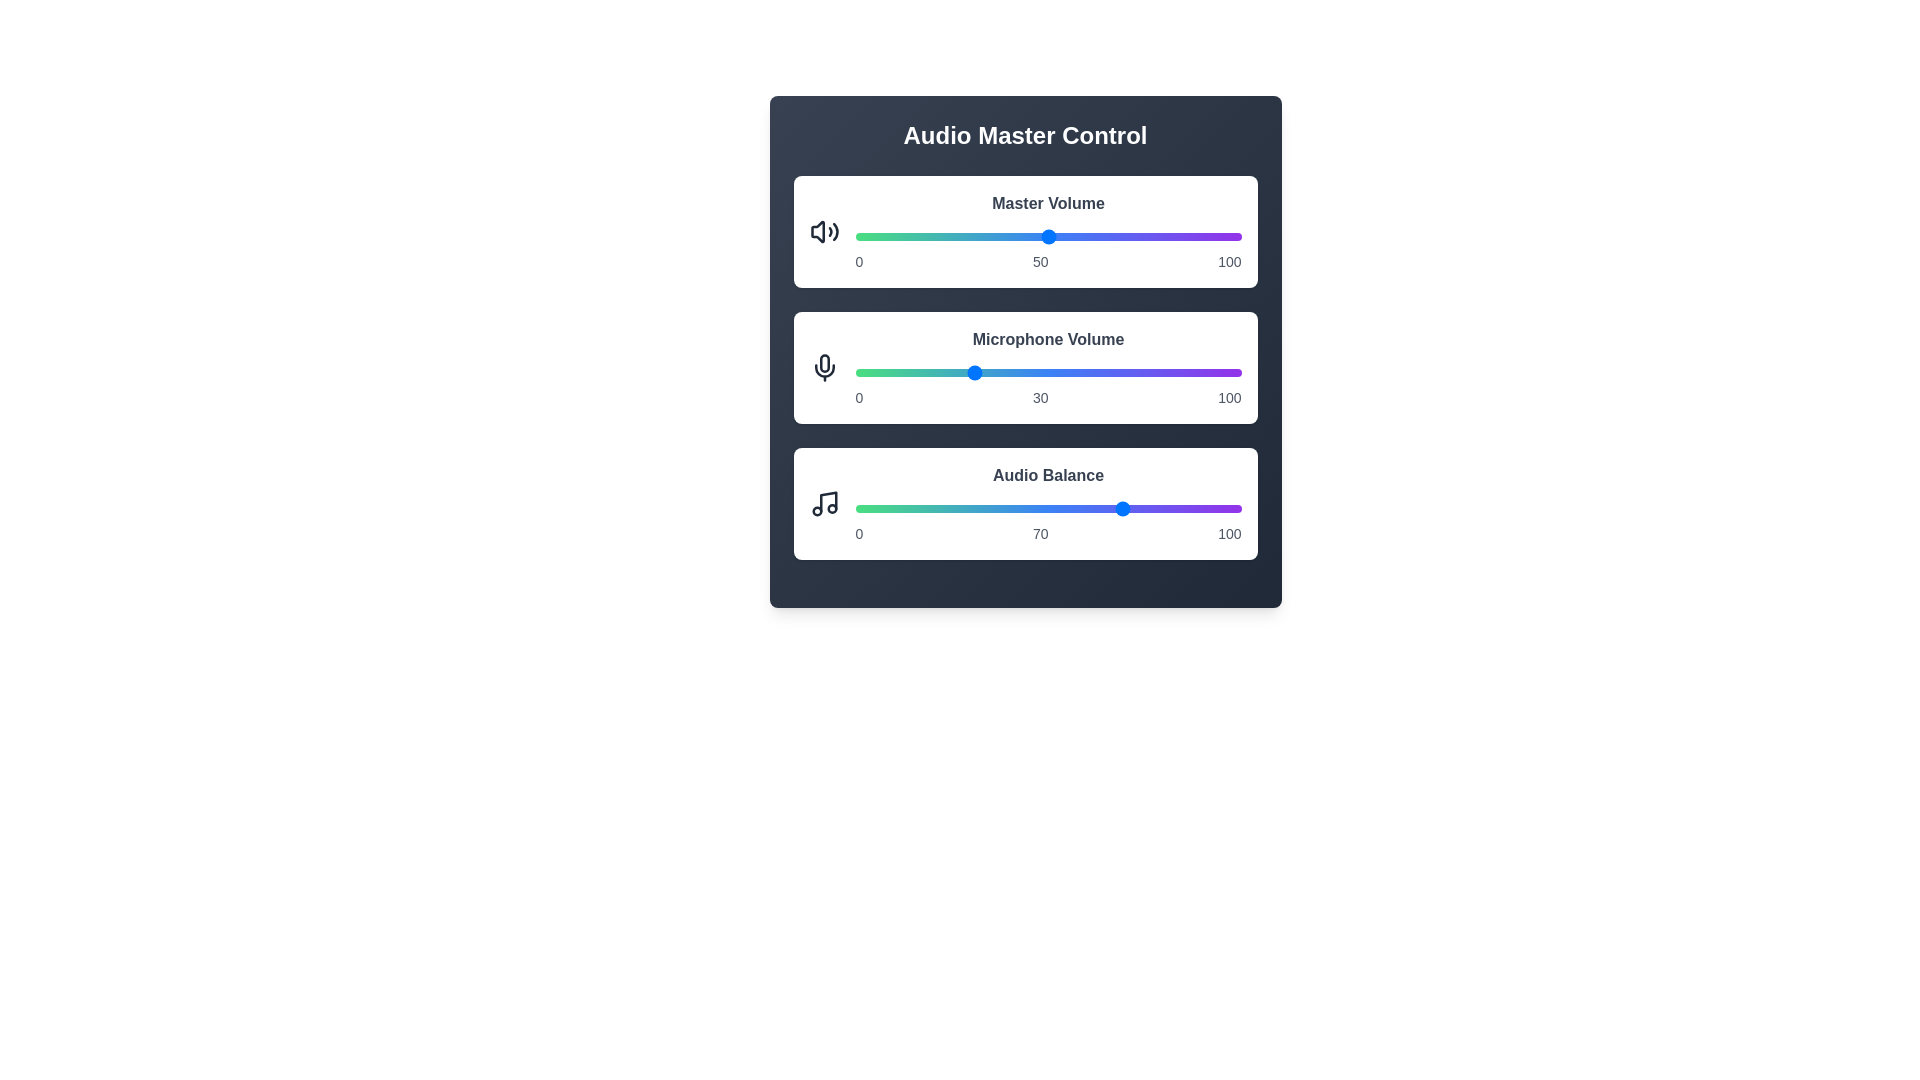  What do you see at coordinates (1121, 508) in the screenshot?
I see `the Audio Balance slider to 69%` at bounding box center [1121, 508].